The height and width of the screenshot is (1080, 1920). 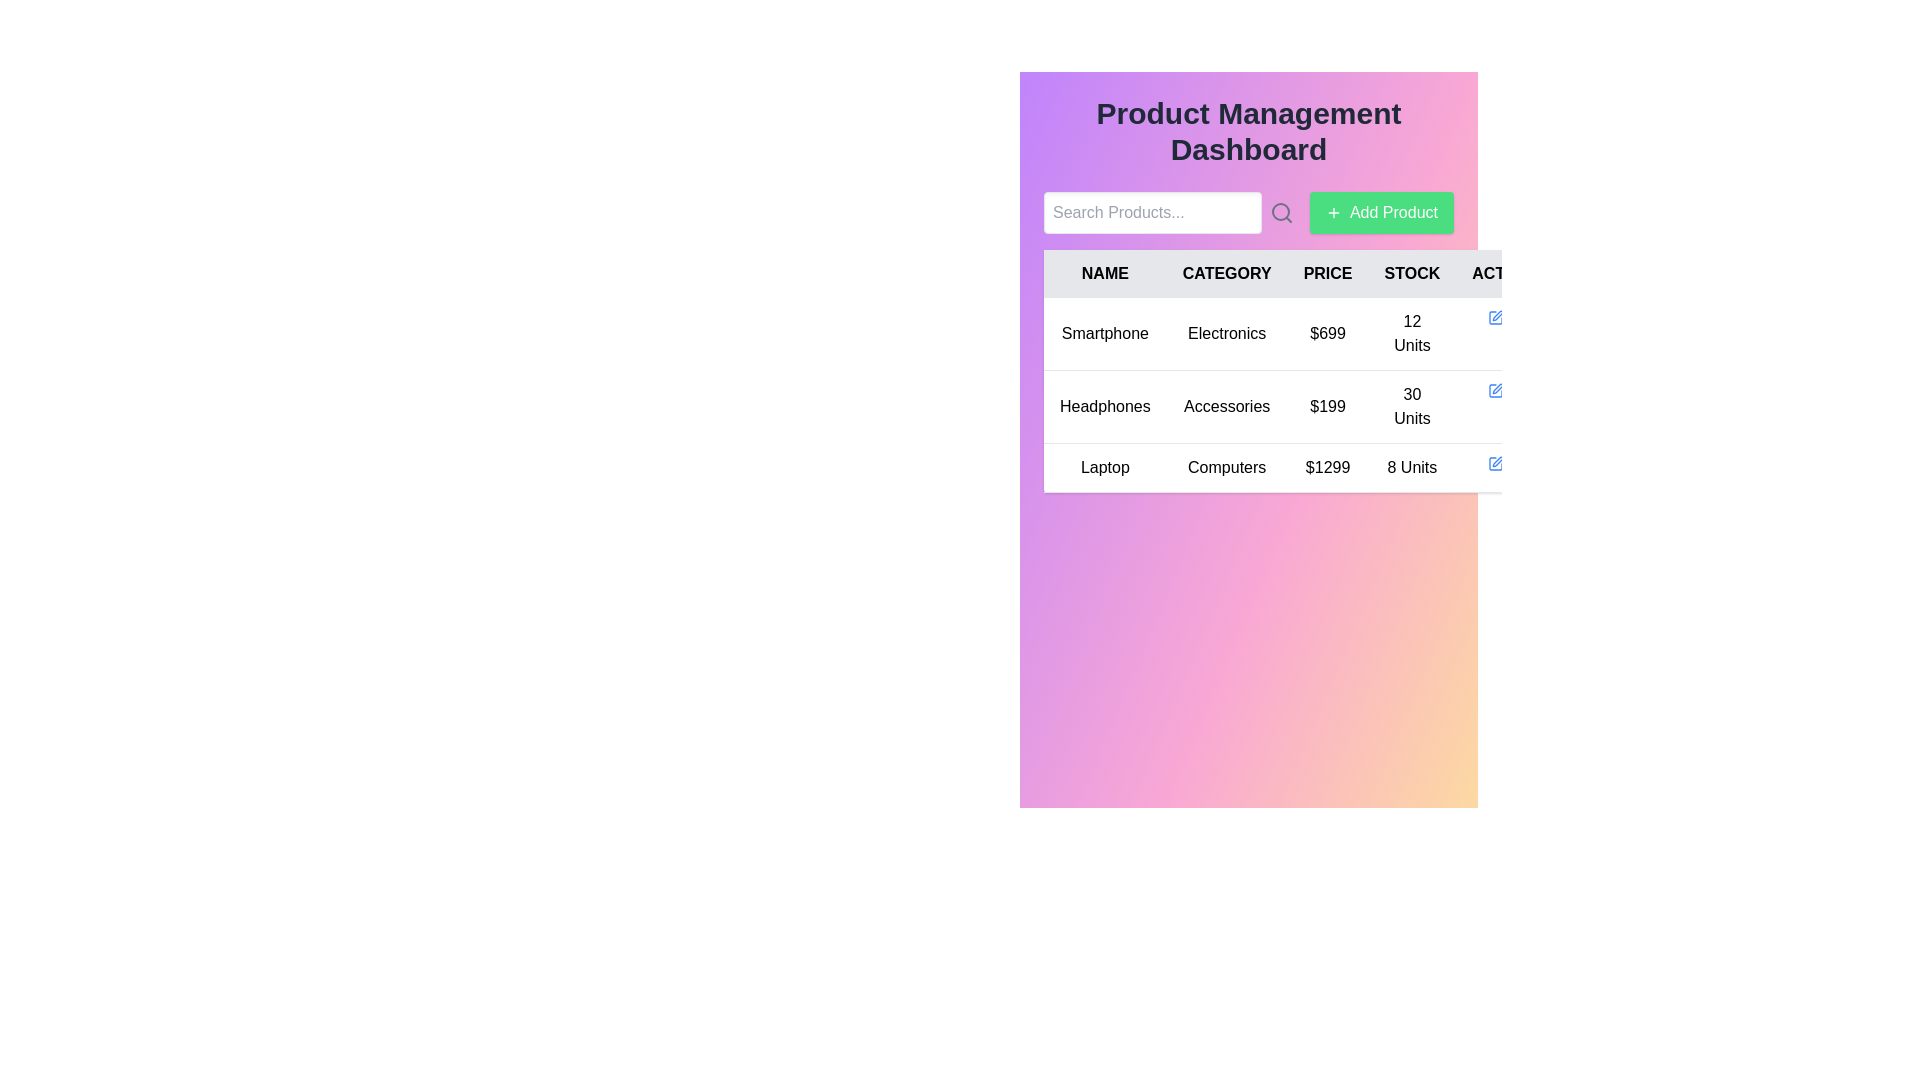 I want to click on the text label displaying the product name 'Laptop' in the third row of the product details table, positioned under the 'NAME' column, so click(x=1104, y=467).